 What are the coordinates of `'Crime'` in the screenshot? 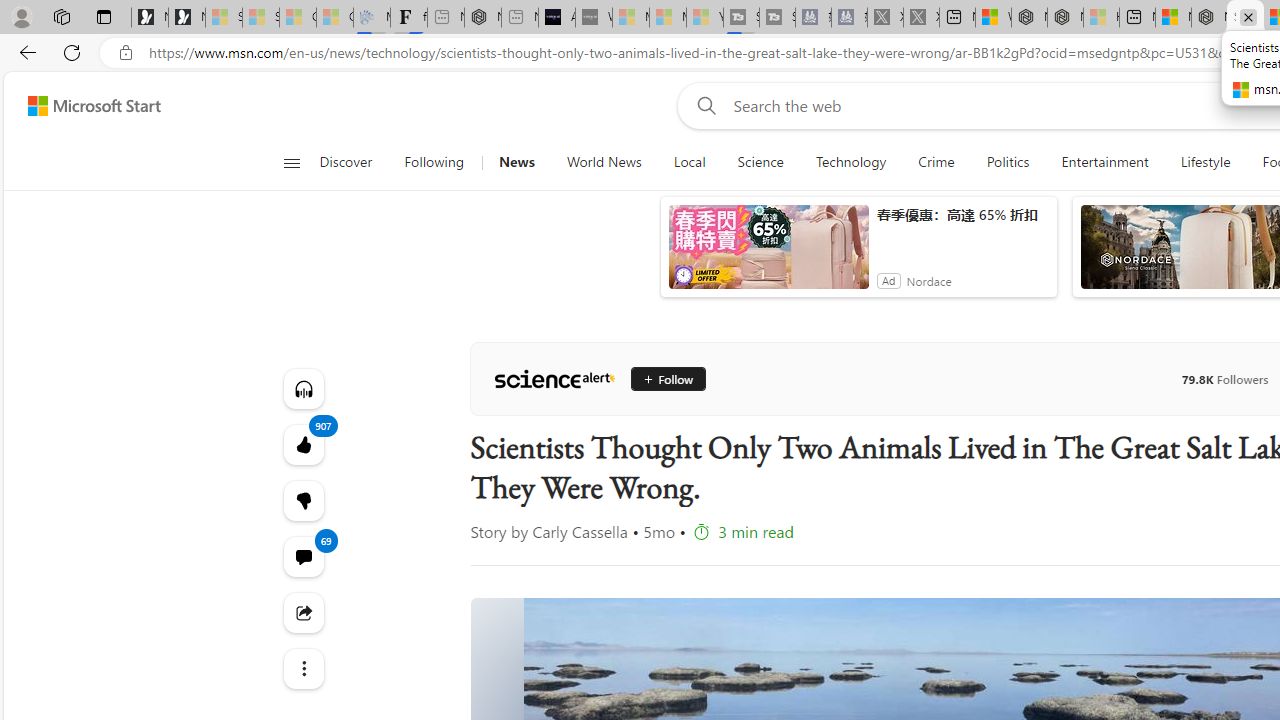 It's located at (935, 162).